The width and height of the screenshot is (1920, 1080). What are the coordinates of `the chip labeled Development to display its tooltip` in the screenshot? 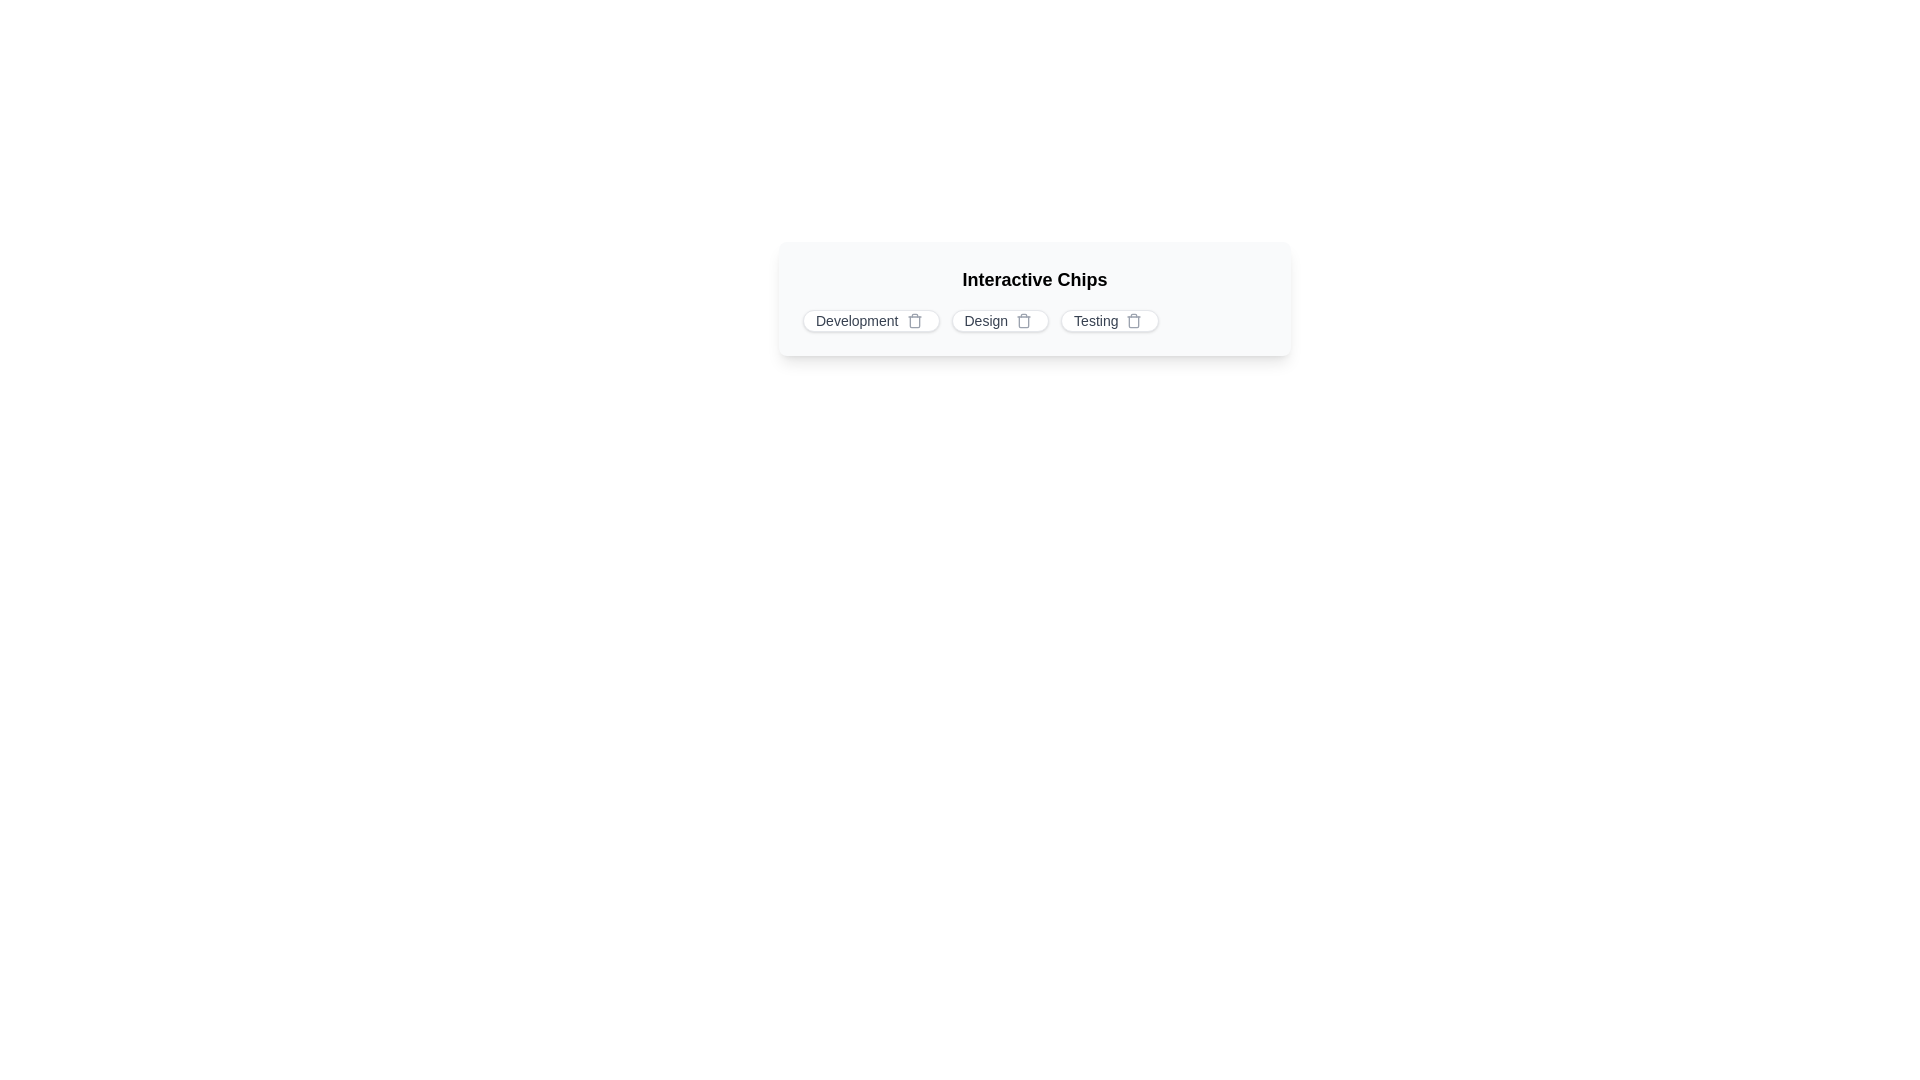 It's located at (871, 319).